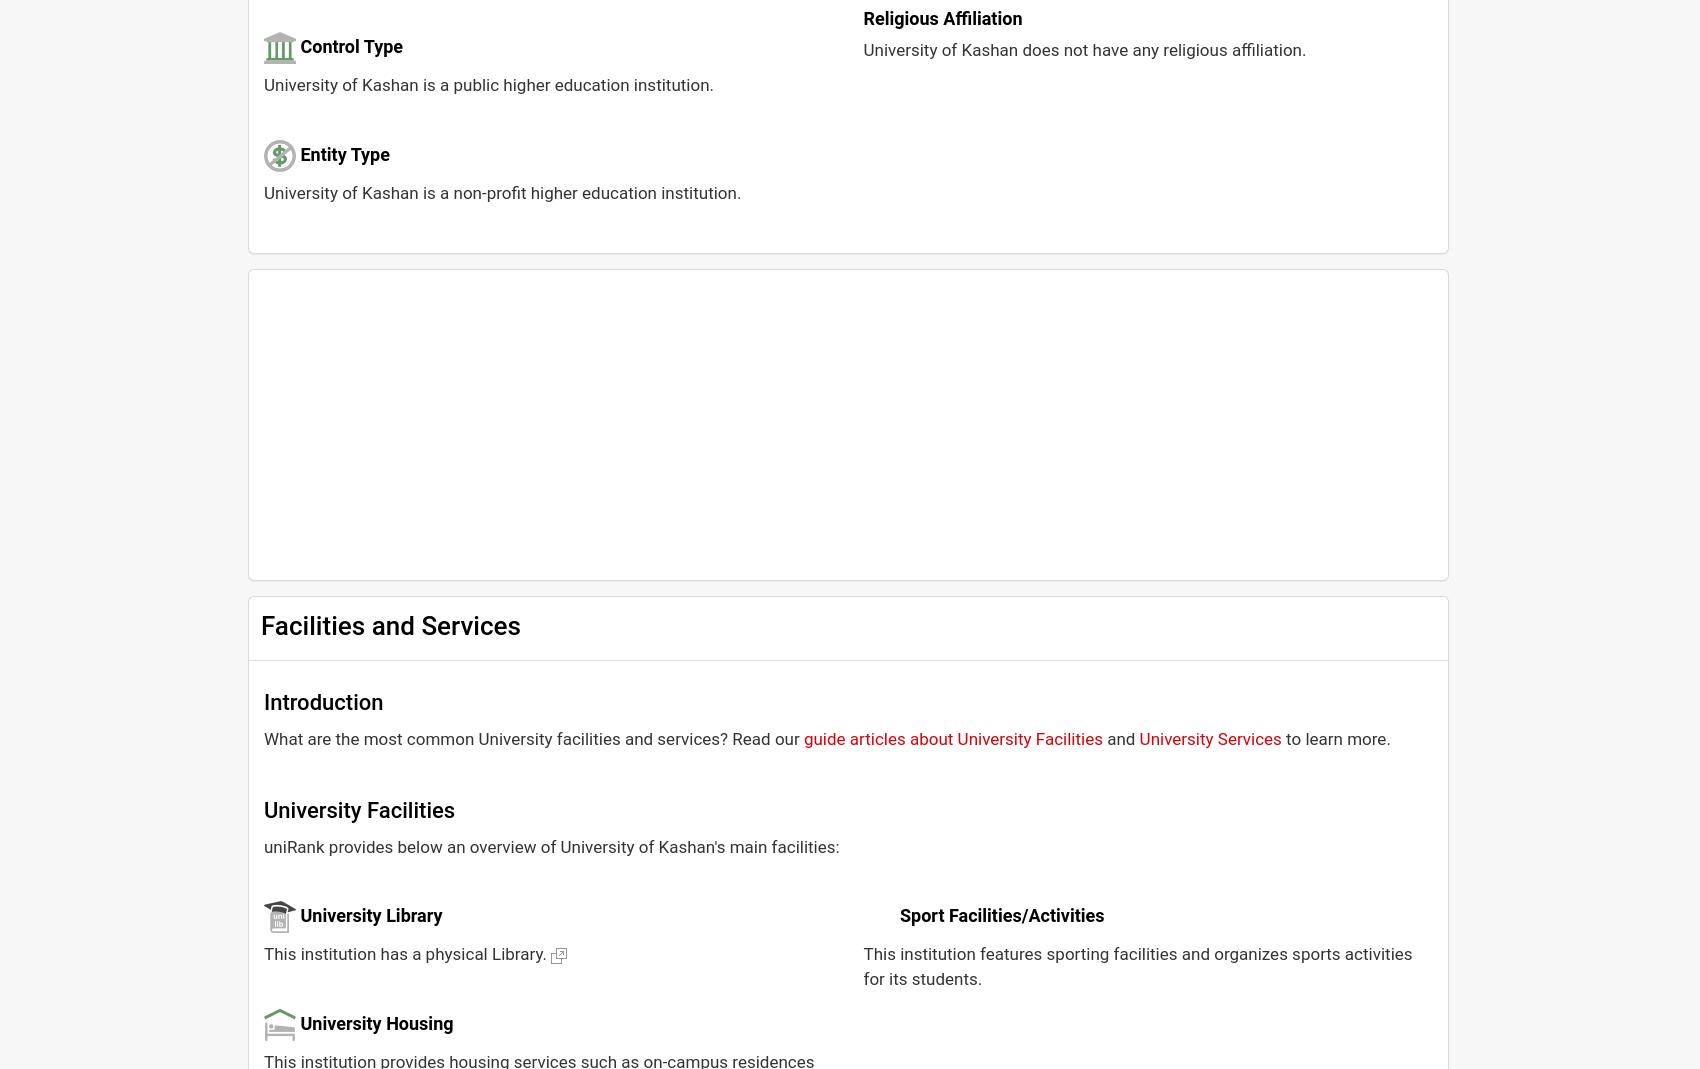 The image size is (1700, 1069). What do you see at coordinates (802, 737) in the screenshot?
I see `'guide articles about University Facilities'` at bounding box center [802, 737].